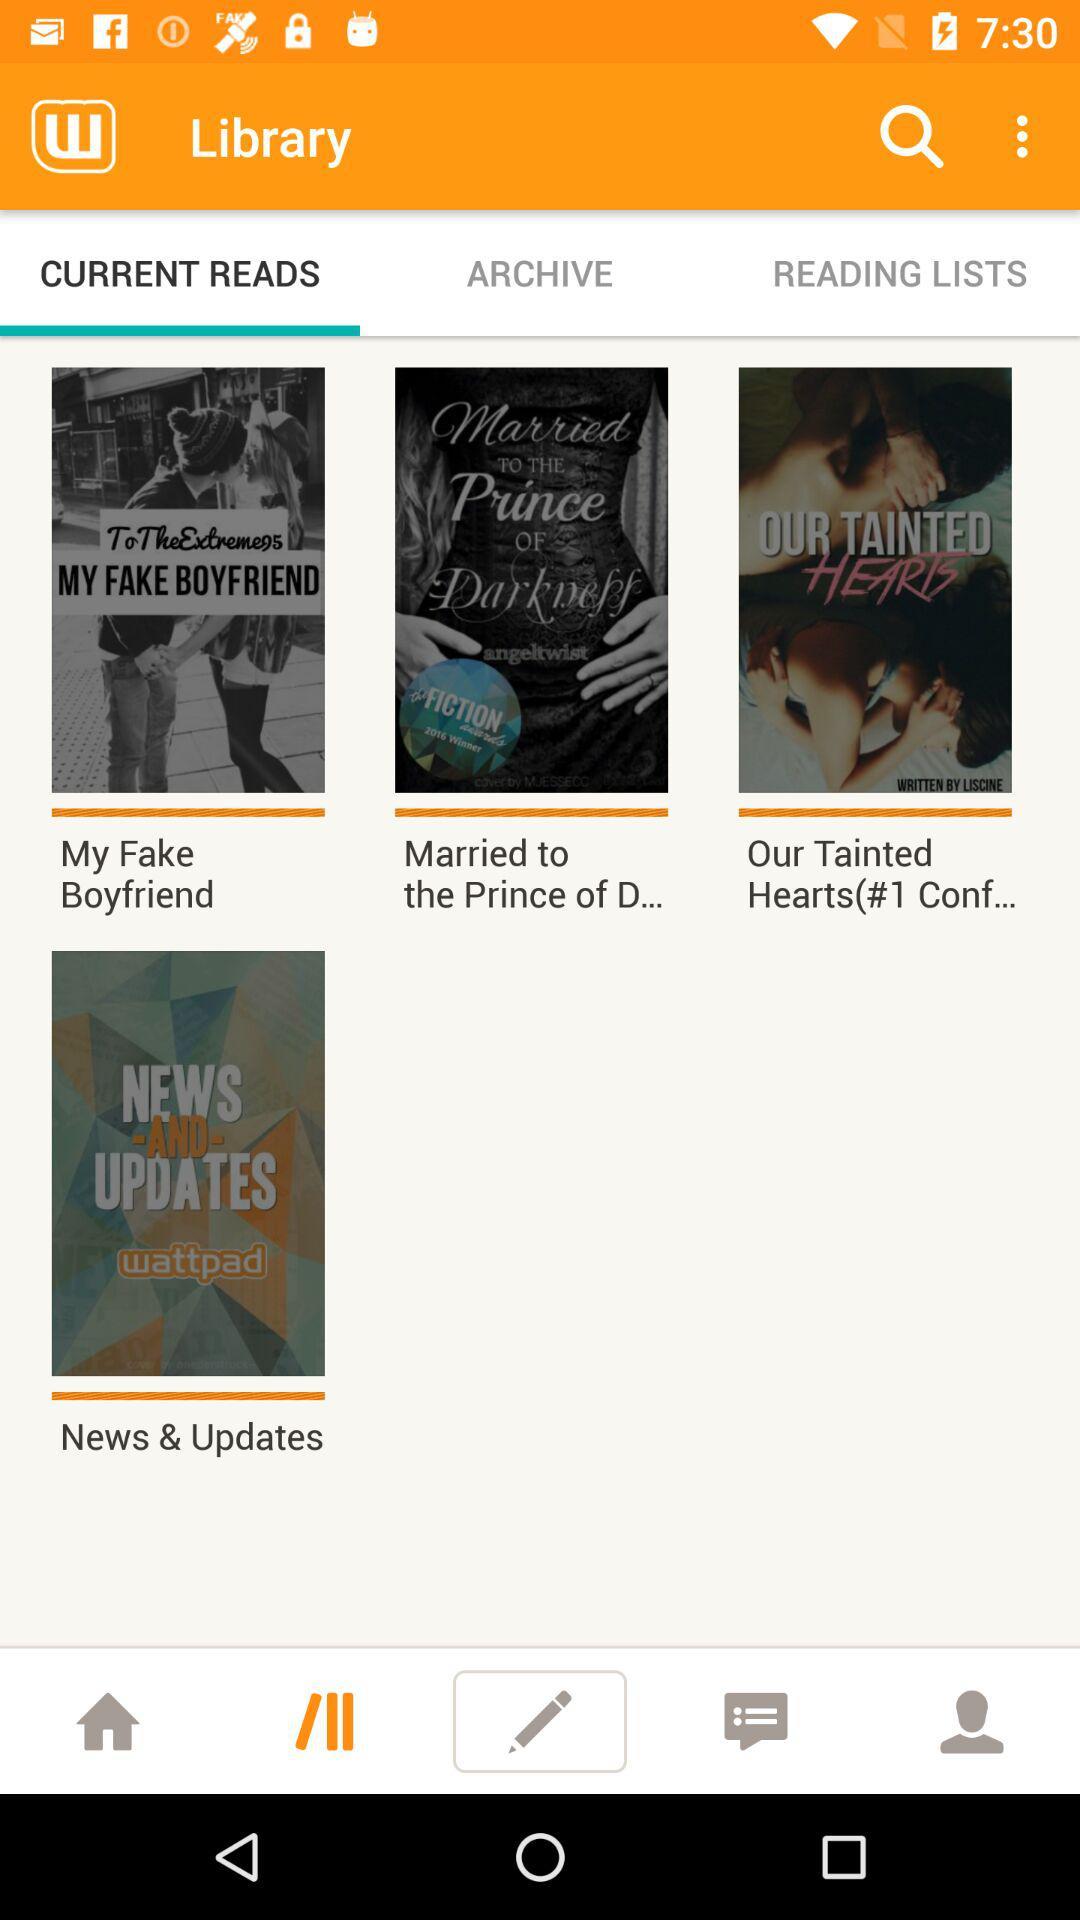  I want to click on the icon above the reading lists item, so click(911, 135).